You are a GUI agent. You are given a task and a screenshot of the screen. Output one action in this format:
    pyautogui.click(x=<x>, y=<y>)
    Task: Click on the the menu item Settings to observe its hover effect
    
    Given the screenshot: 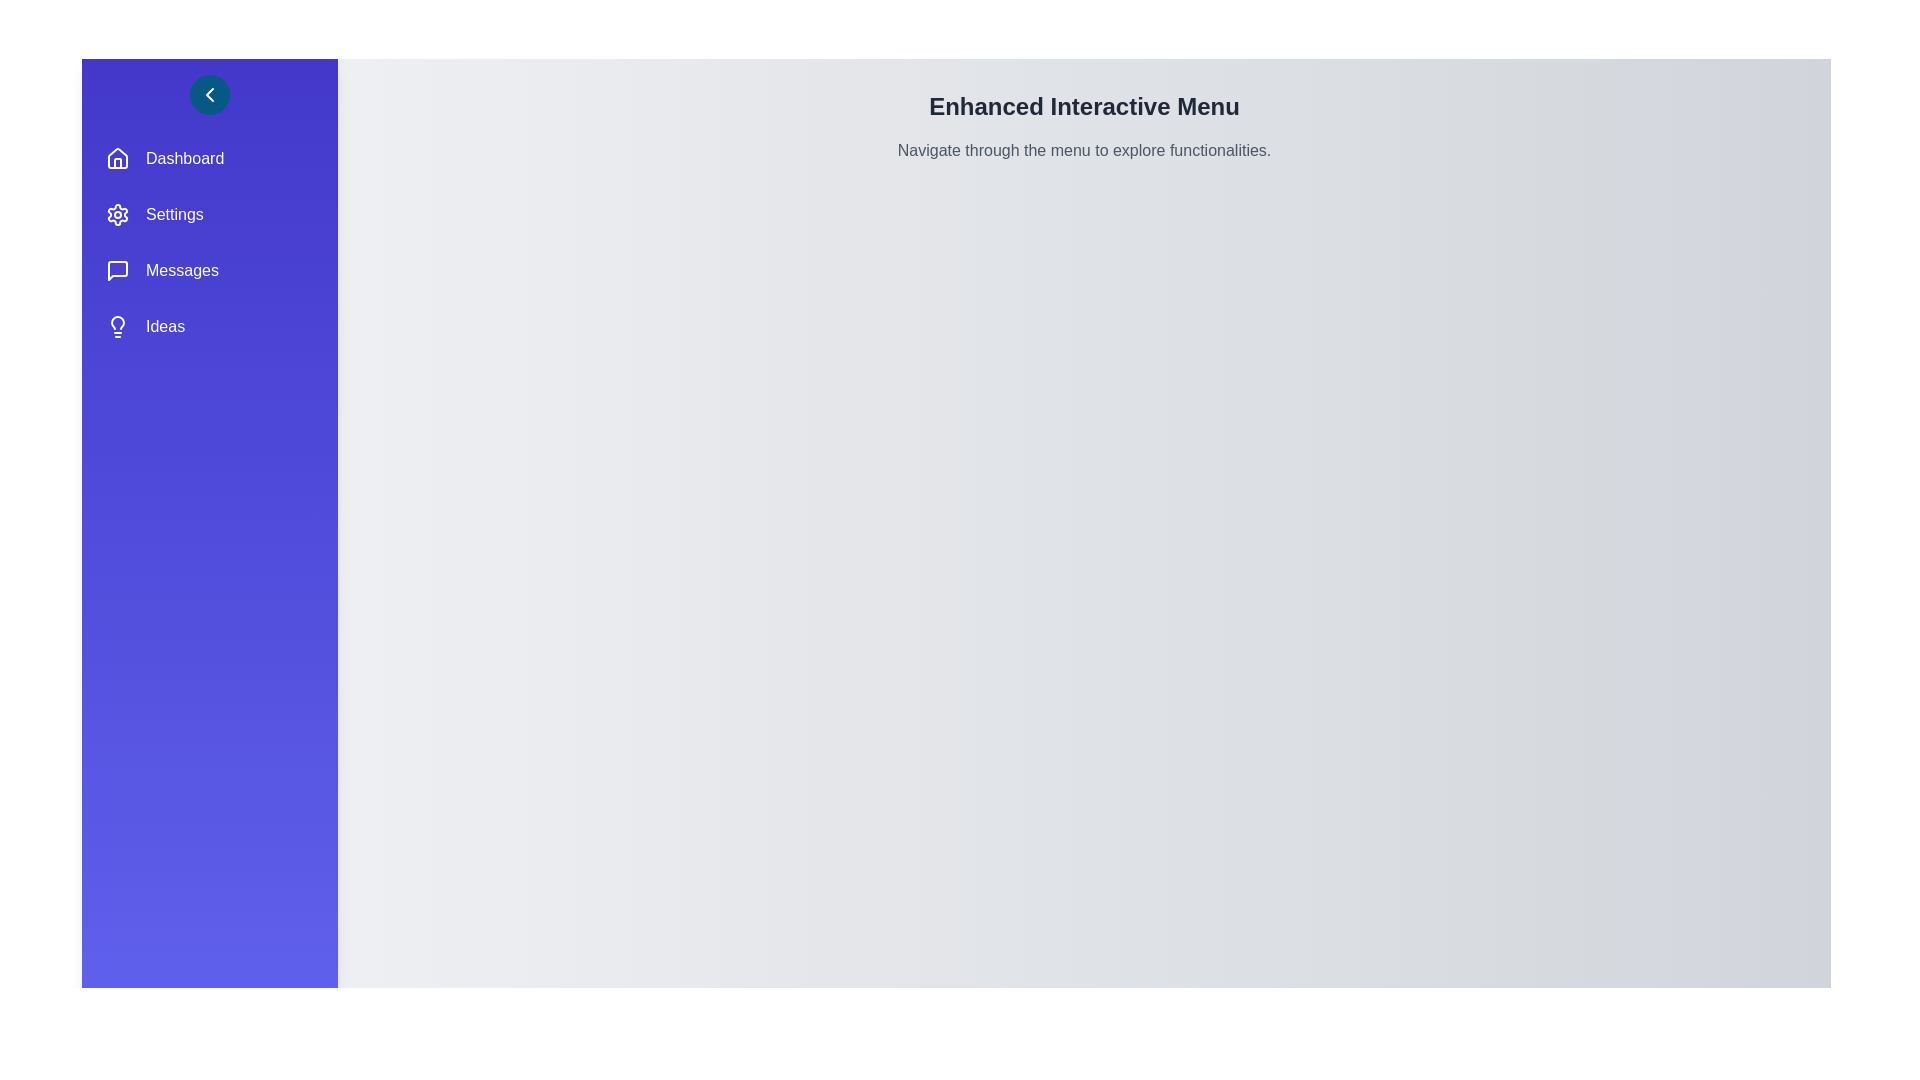 What is the action you would take?
    pyautogui.click(x=210, y=215)
    